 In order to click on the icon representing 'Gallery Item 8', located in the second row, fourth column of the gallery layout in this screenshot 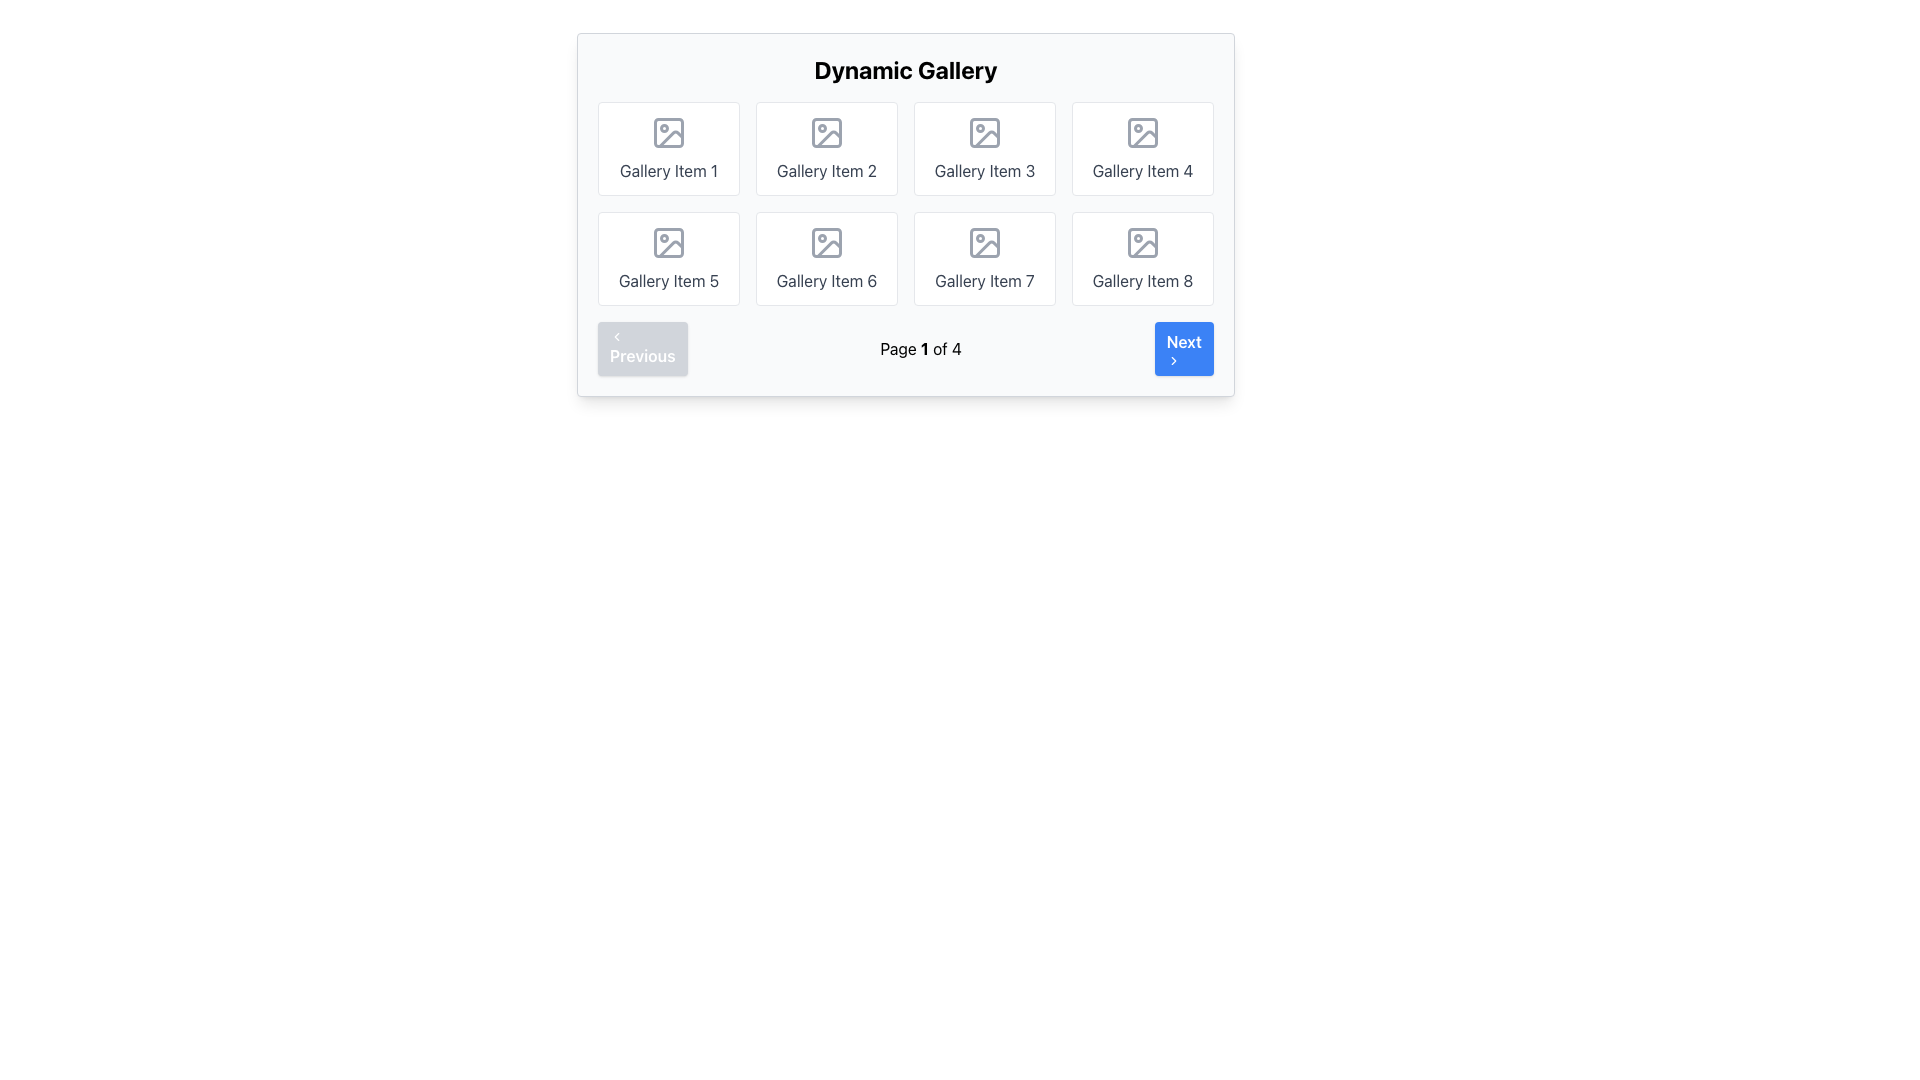, I will do `click(1142, 242)`.